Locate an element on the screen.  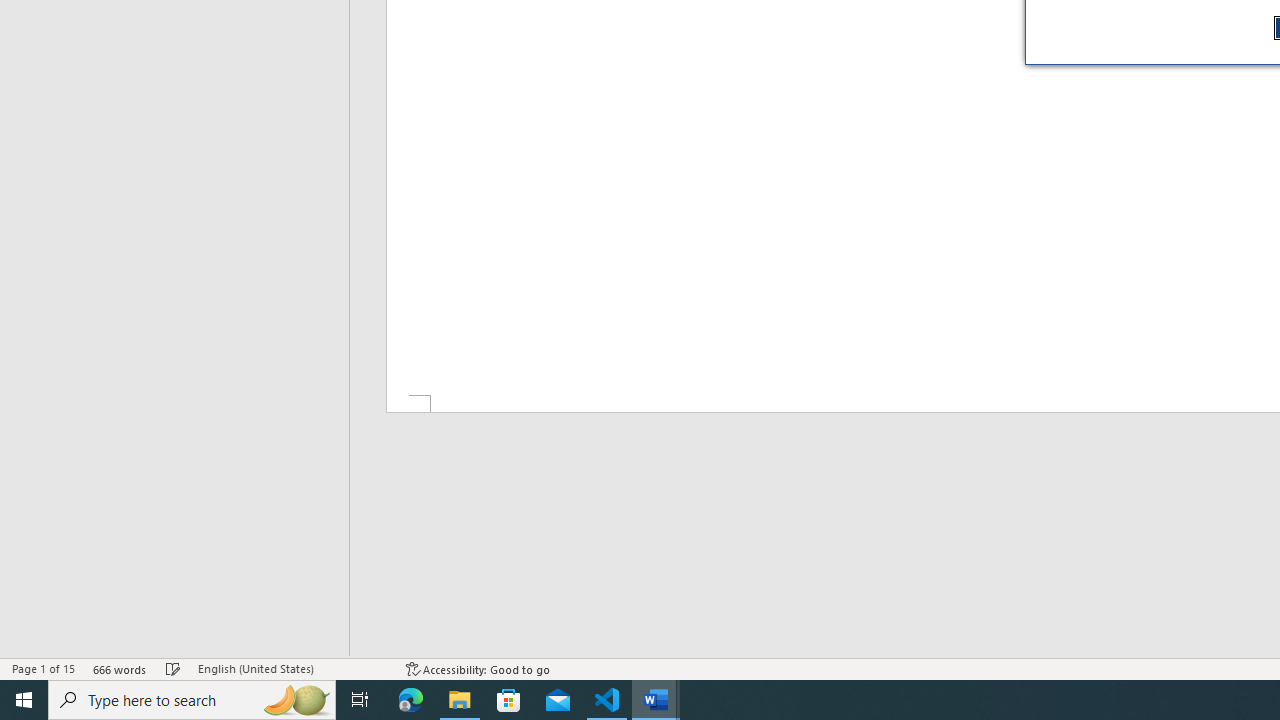
'Language English (United States)' is located at coordinates (291, 669).